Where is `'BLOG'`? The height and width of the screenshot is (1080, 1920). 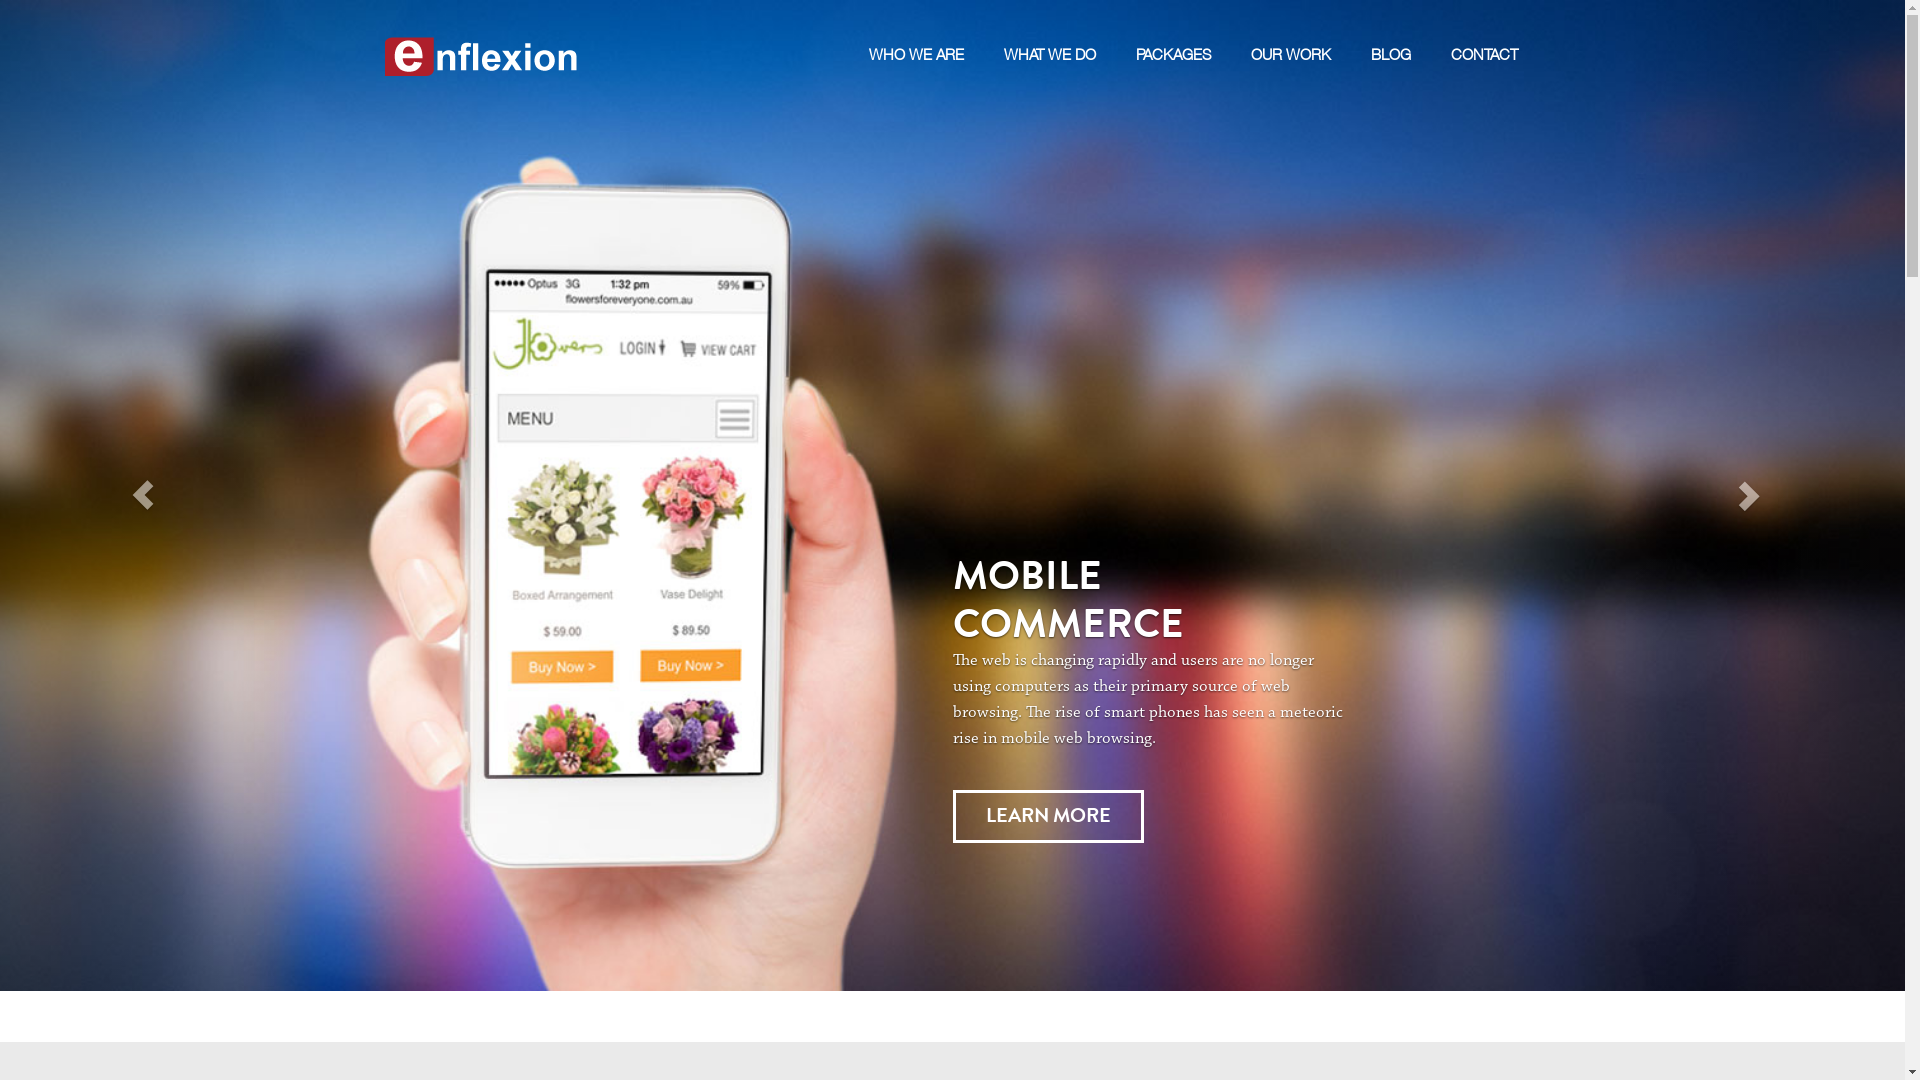 'BLOG' is located at coordinates (1368, 32).